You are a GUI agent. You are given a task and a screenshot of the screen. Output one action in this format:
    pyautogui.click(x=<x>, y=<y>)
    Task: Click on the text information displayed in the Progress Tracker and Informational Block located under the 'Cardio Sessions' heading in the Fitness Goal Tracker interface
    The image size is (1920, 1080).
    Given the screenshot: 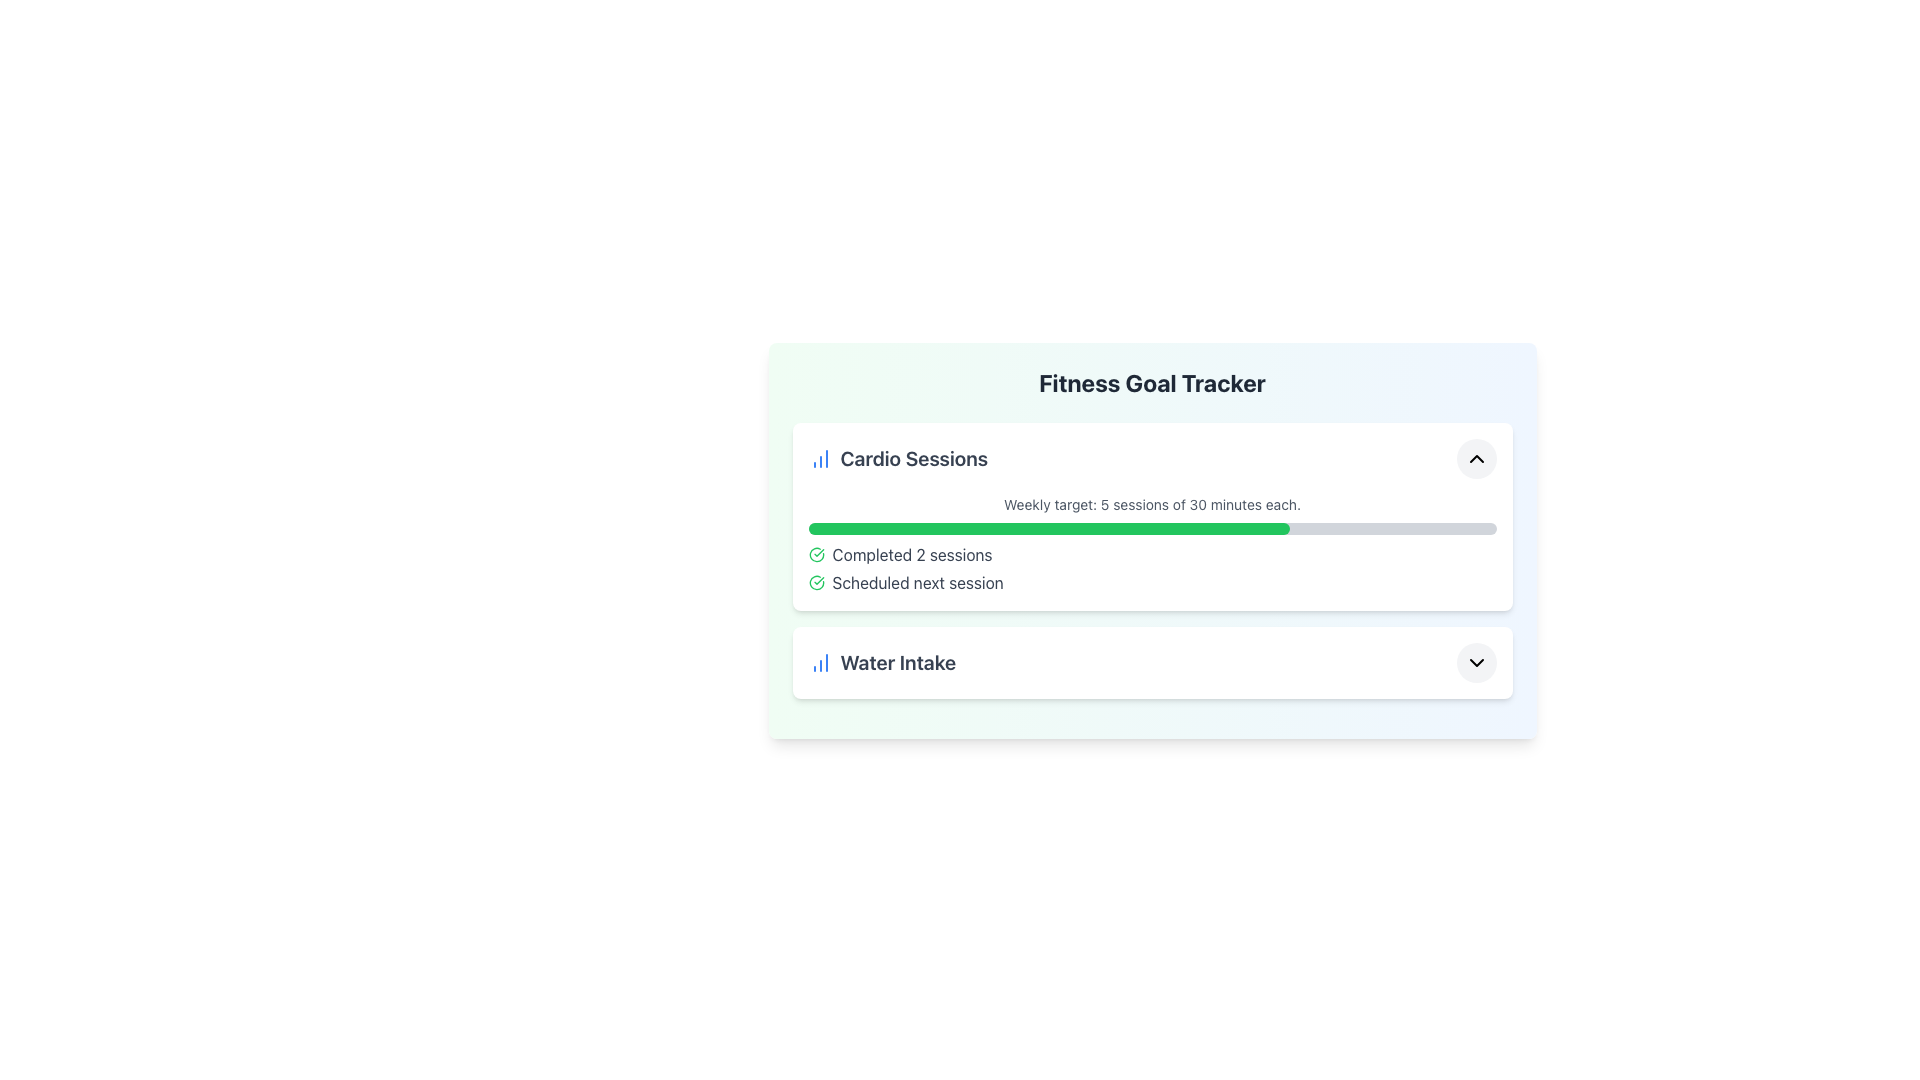 What is the action you would take?
    pyautogui.click(x=1152, y=544)
    